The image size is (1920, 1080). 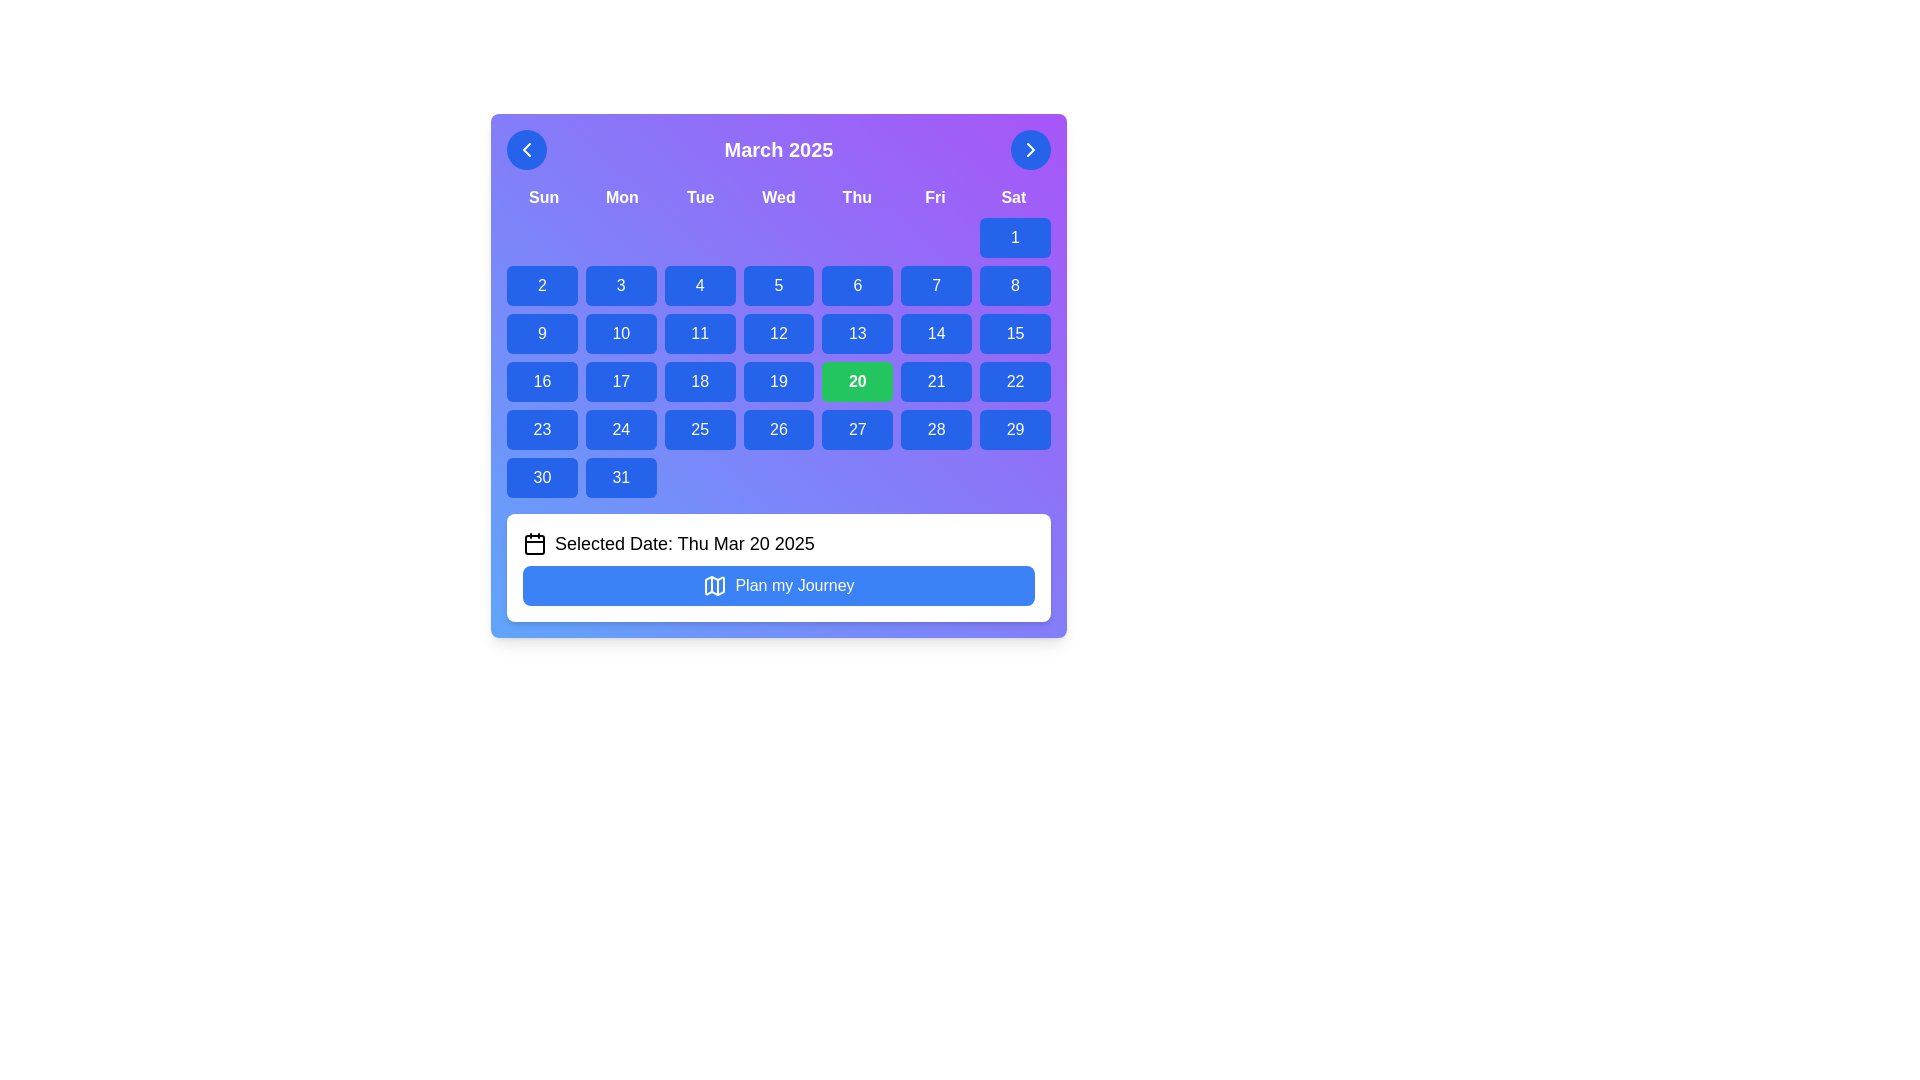 I want to click on the blue rectangular button with rounded corners that displays the number '10' in white text, located in the second row and fourth column of the calendar grid, so click(x=620, y=333).